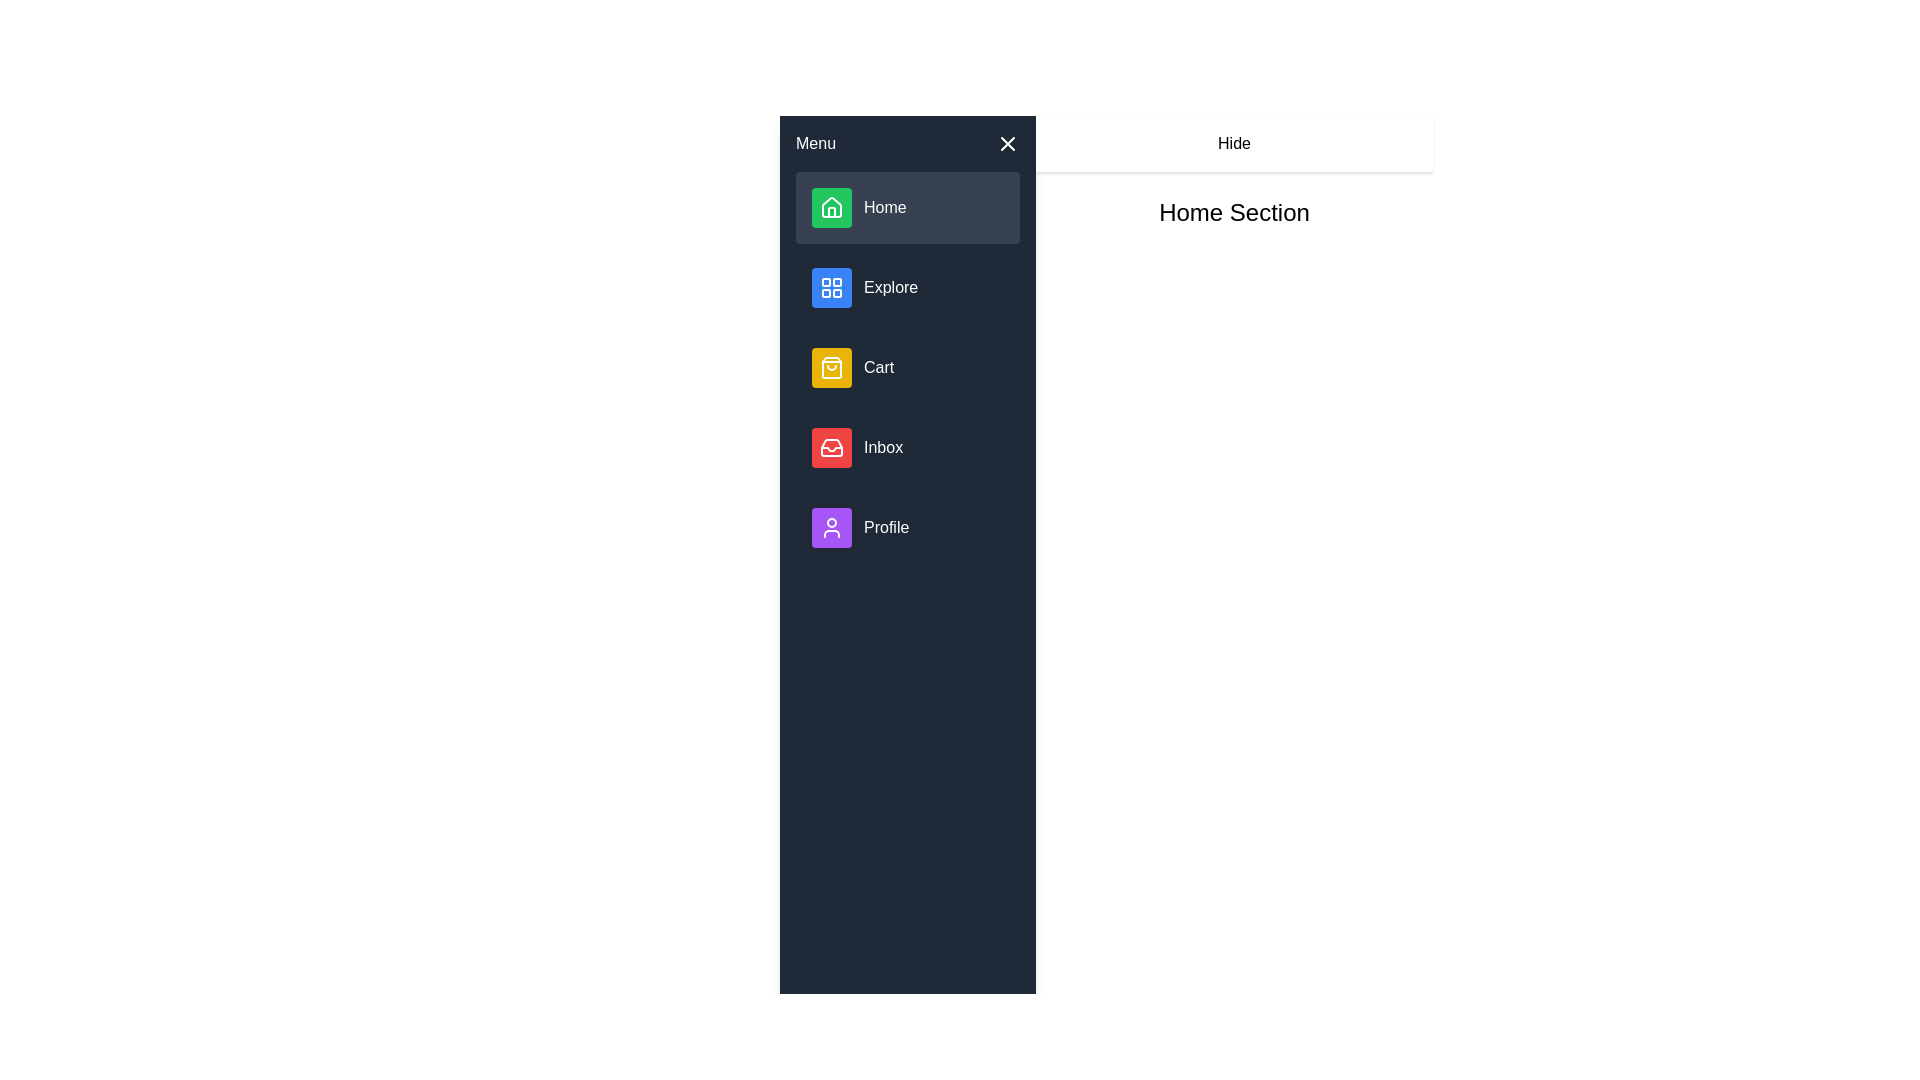  Describe the element at coordinates (831, 446) in the screenshot. I see `the red square-shaped icon with a white inbox symbol located in the vertical menu on the left side, which is the fourth item after Home, Explore, and Cart` at that location.